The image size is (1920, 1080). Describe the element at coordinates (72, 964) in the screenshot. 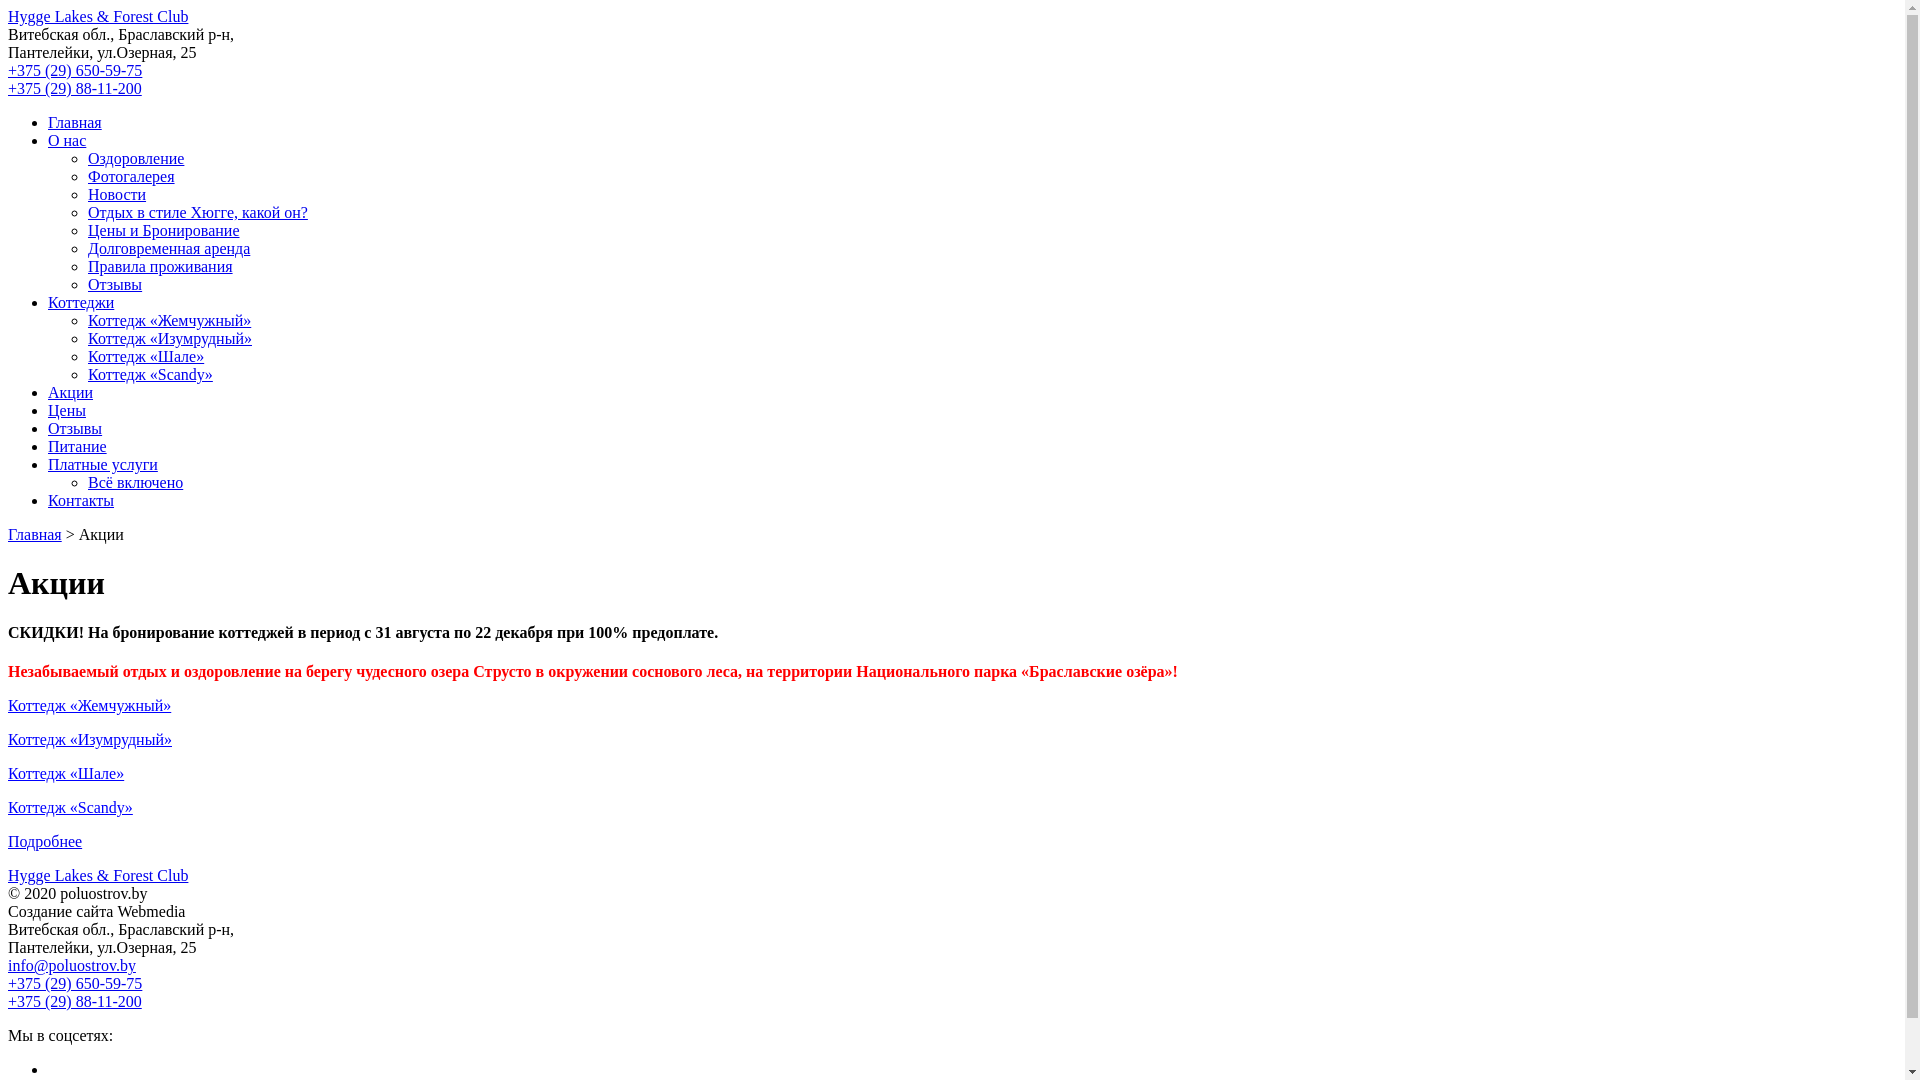

I see `'info@poluostrov.by'` at that location.